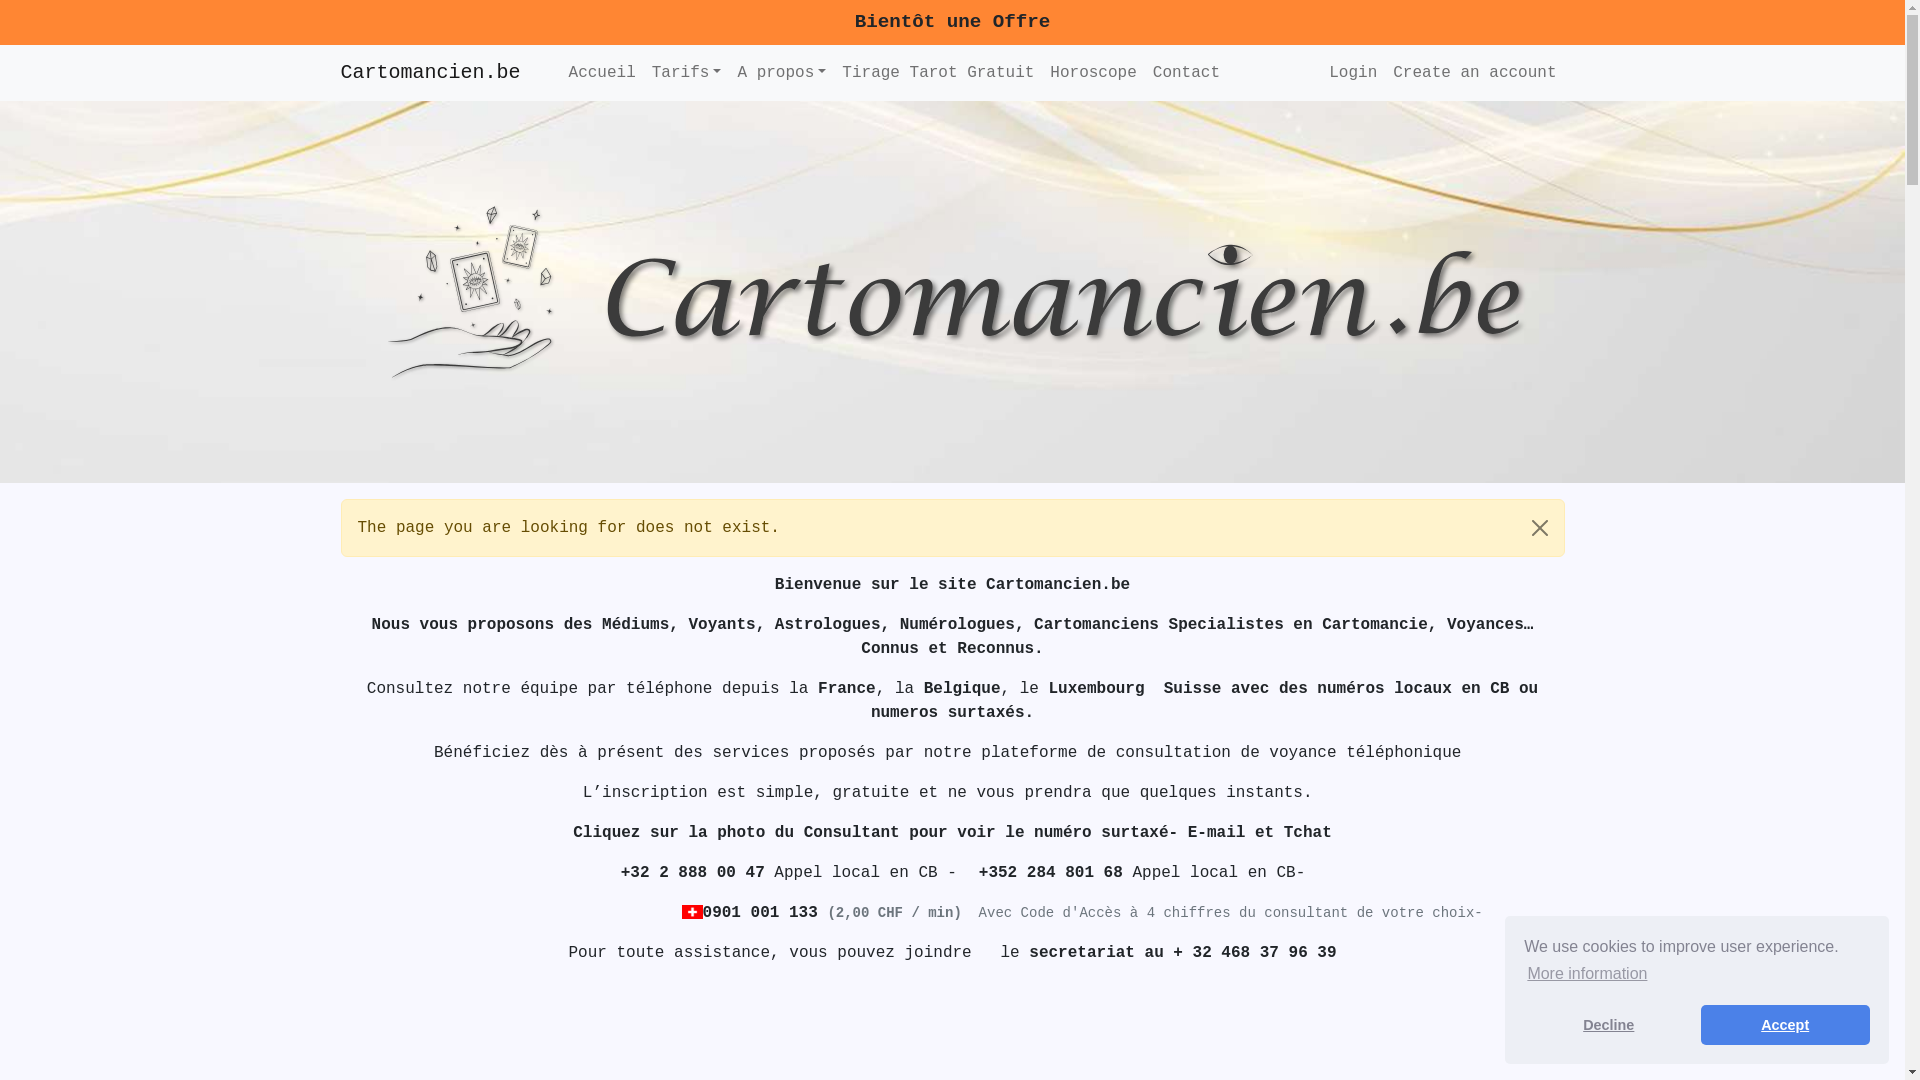 Image resolution: width=1920 pixels, height=1080 pixels. What do you see at coordinates (1586, 973) in the screenshot?
I see `'More information'` at bounding box center [1586, 973].